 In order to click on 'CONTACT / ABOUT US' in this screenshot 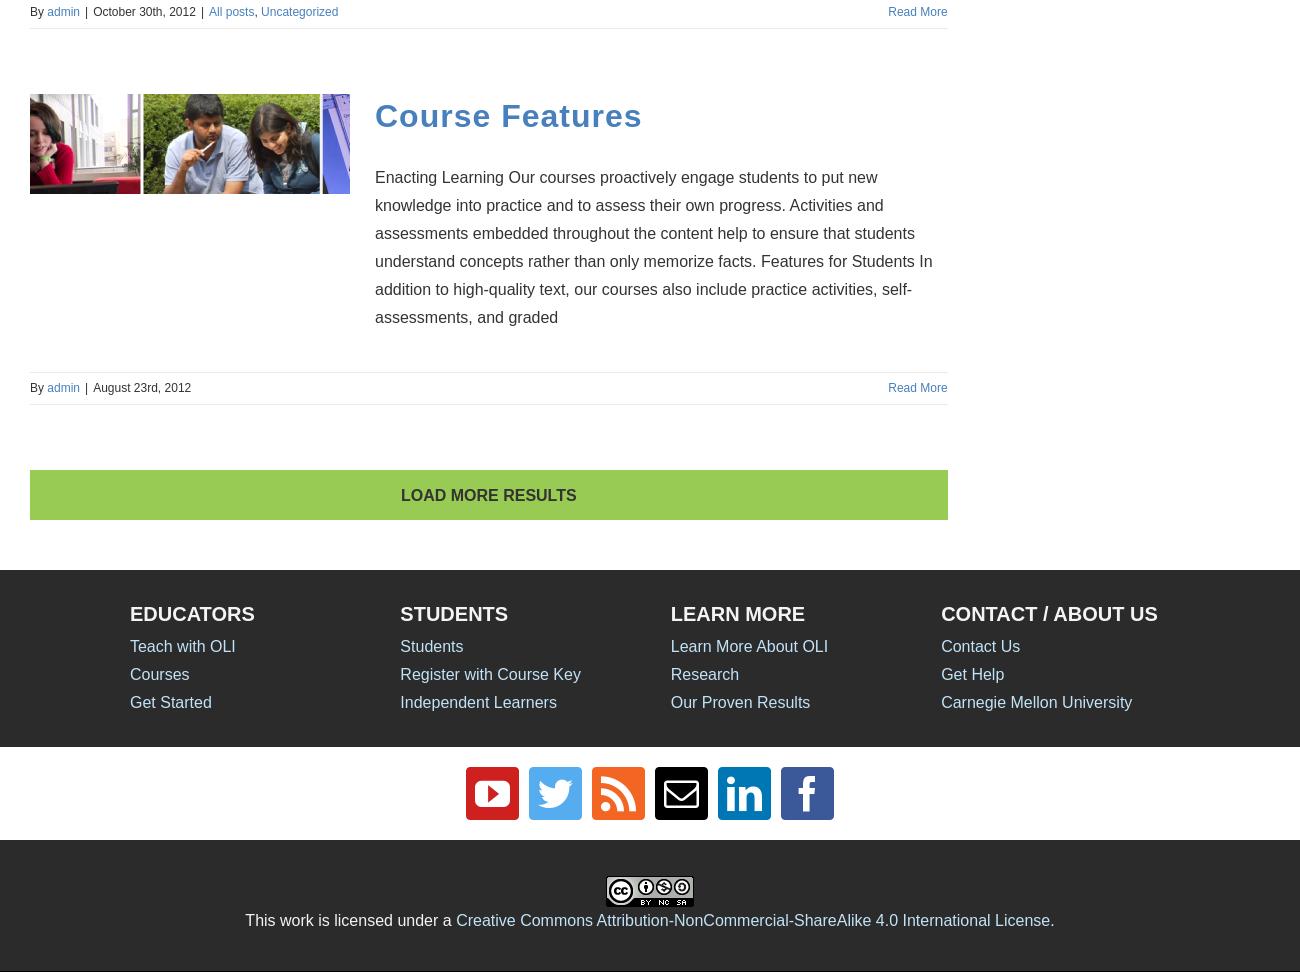, I will do `click(1048, 613)`.